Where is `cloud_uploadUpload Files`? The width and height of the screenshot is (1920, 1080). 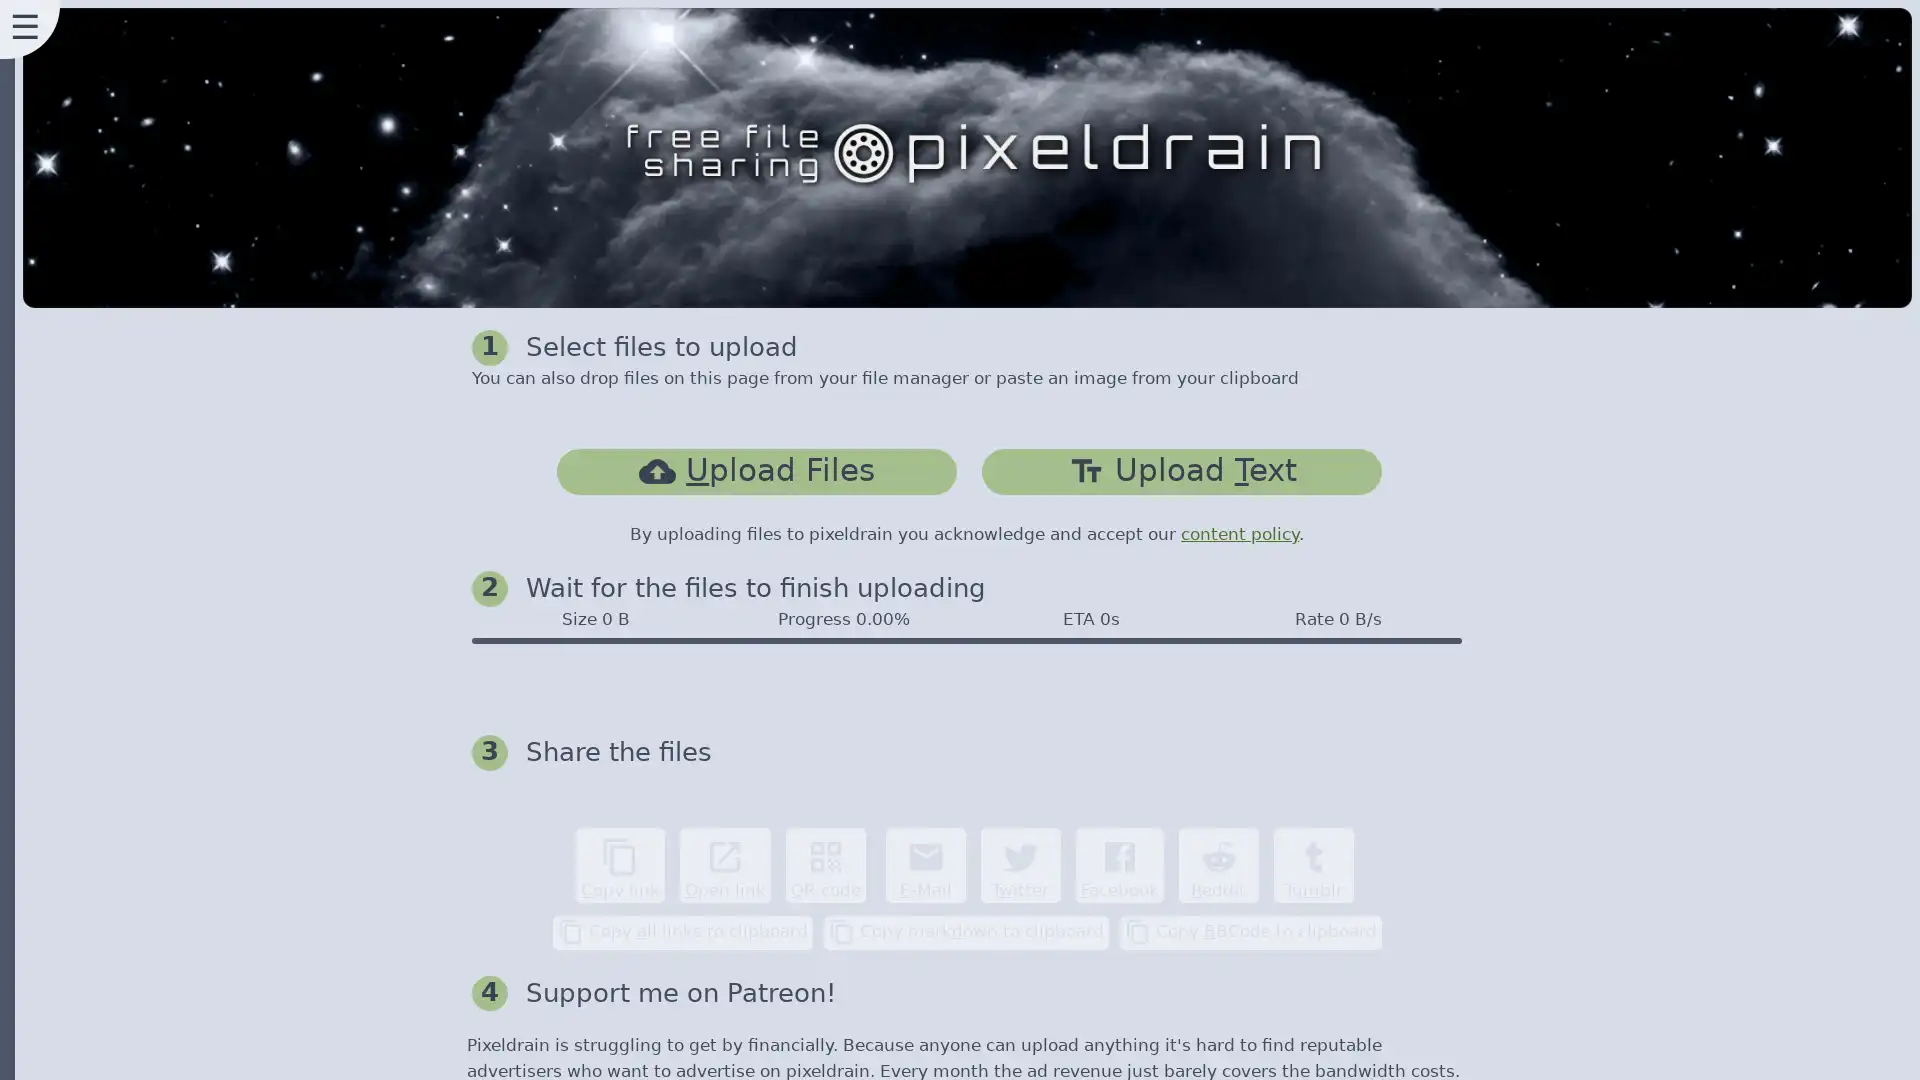 cloud_uploadUpload Files is located at coordinates (892, 471).